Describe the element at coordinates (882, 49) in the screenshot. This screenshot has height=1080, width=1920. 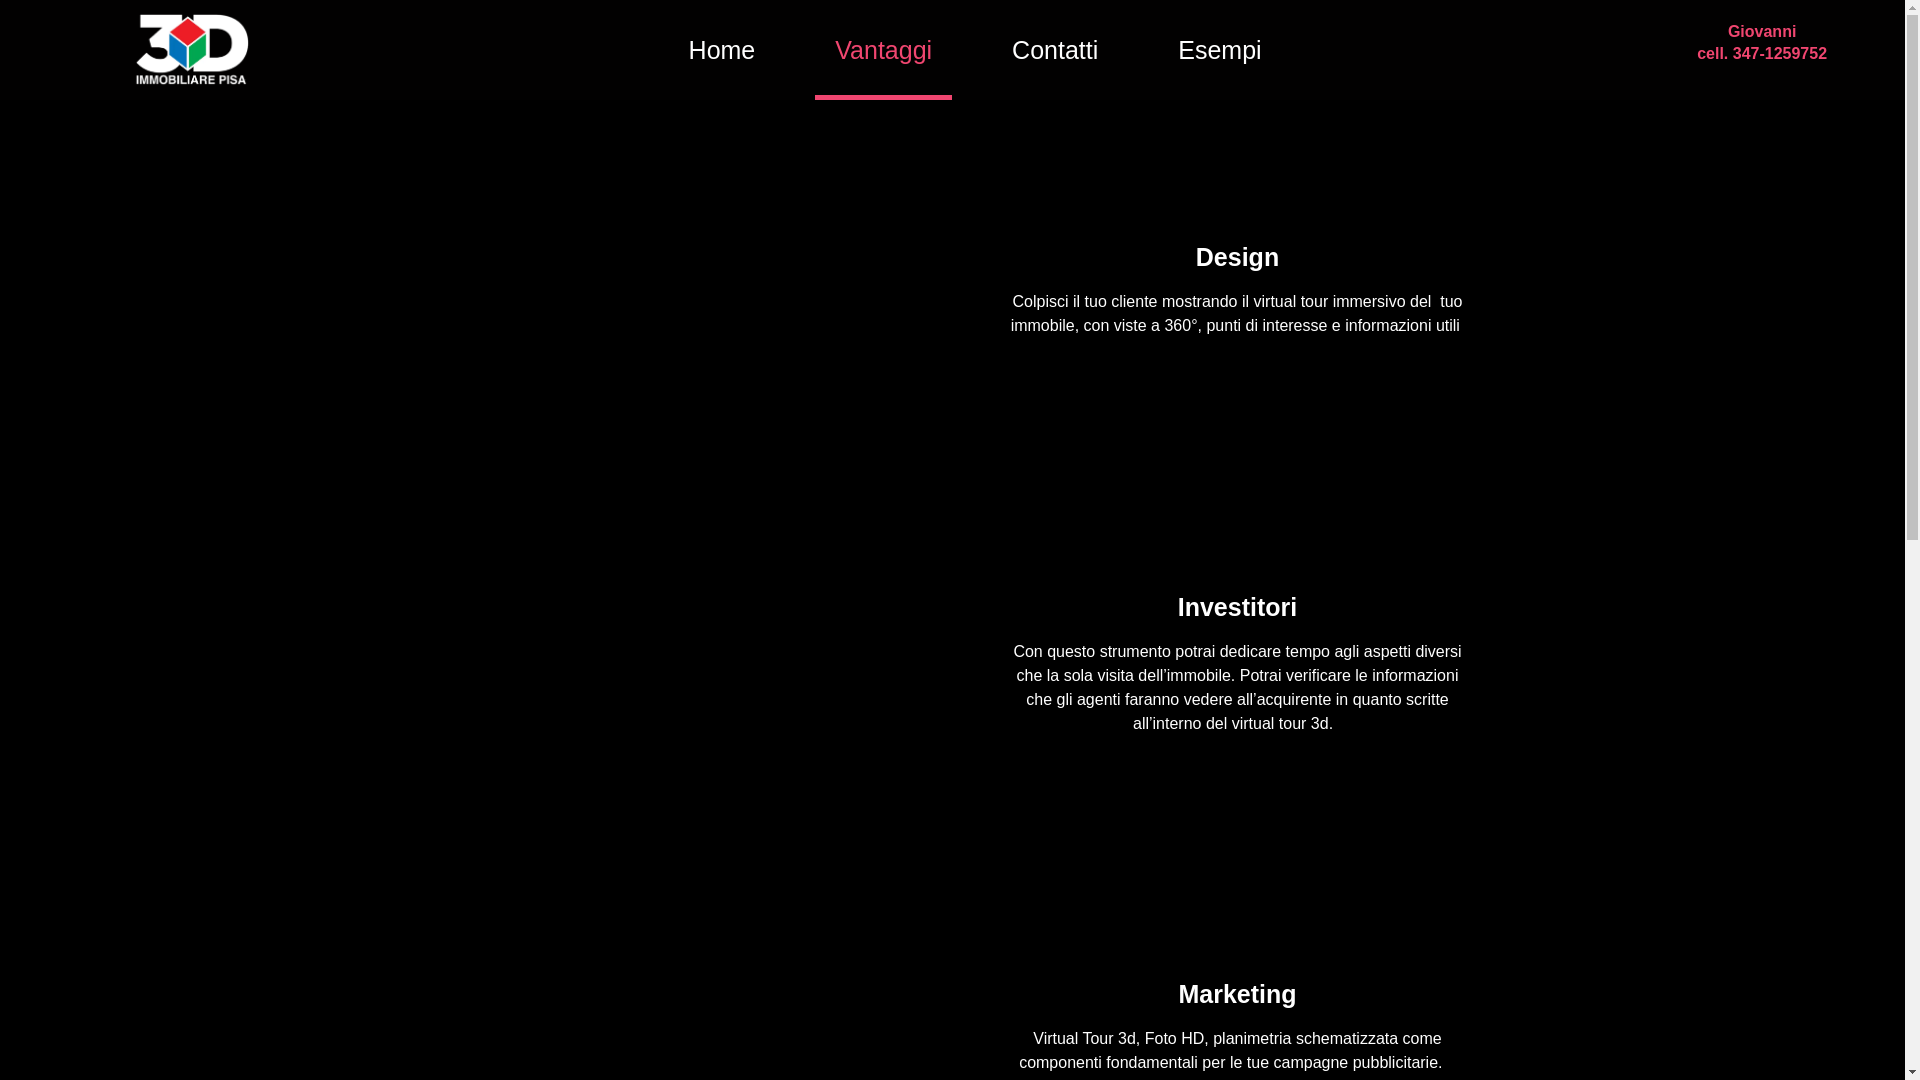
I see `'Vantaggi'` at that location.